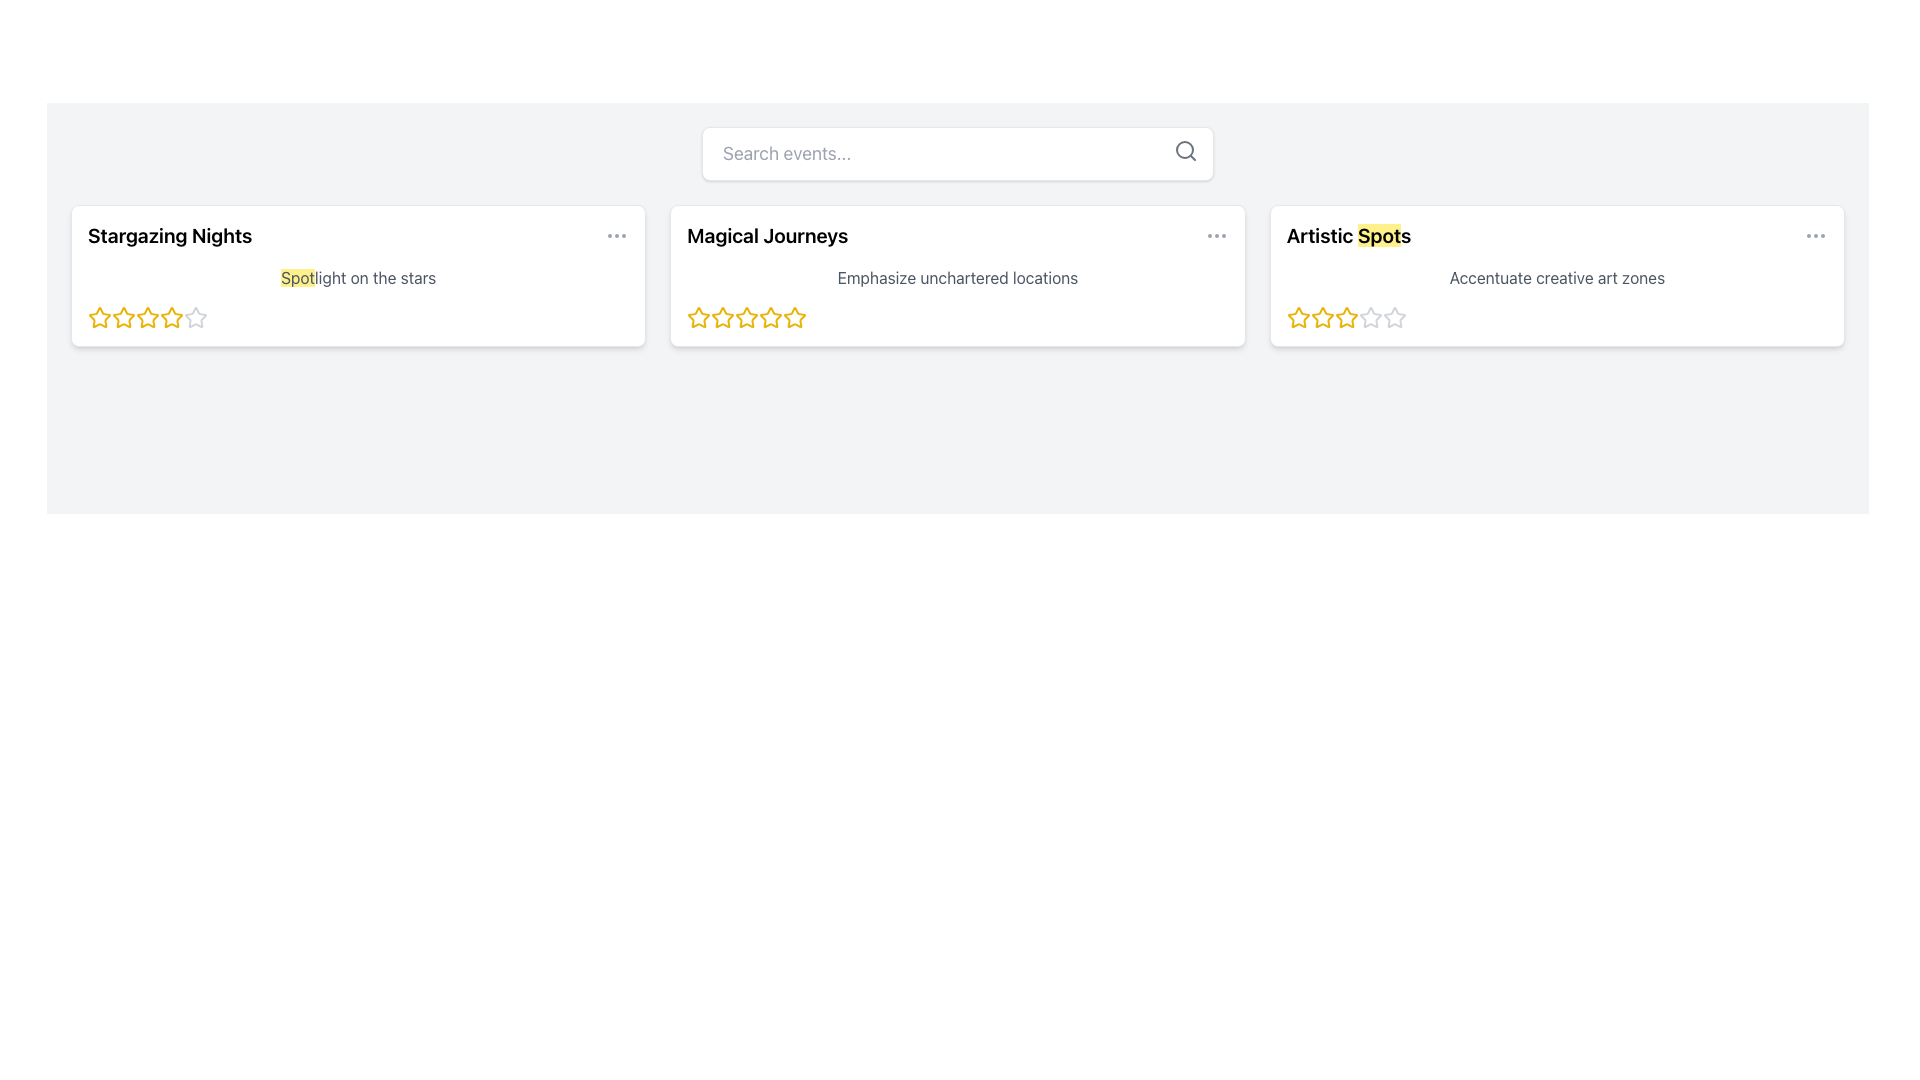 This screenshot has width=1920, height=1080. What do you see at coordinates (1322, 316) in the screenshot?
I see `the second star-shaped icon with a yellow outline in the 5-star rating system located under the title 'Artistic Spots' in the card panel` at bounding box center [1322, 316].